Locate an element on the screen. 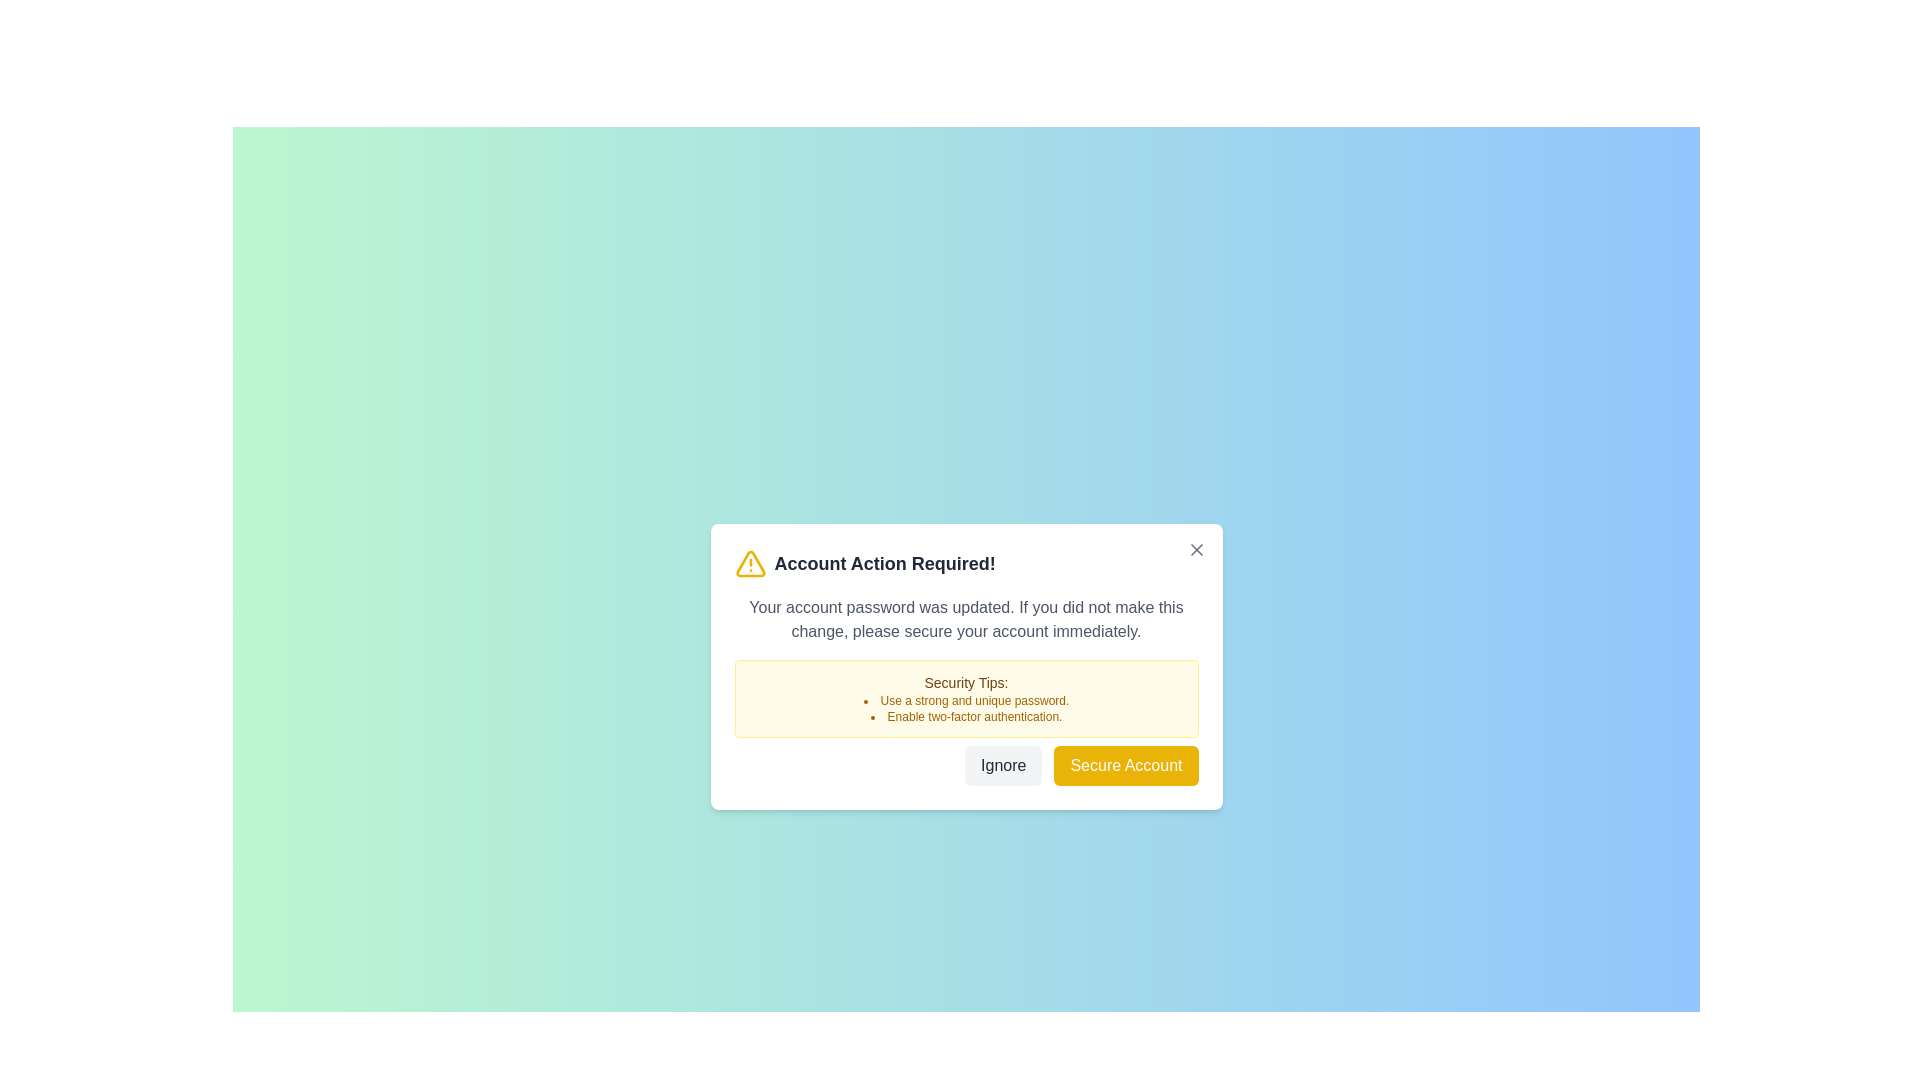 The image size is (1920, 1080). the yellow box containing the security tips is located at coordinates (966, 697).